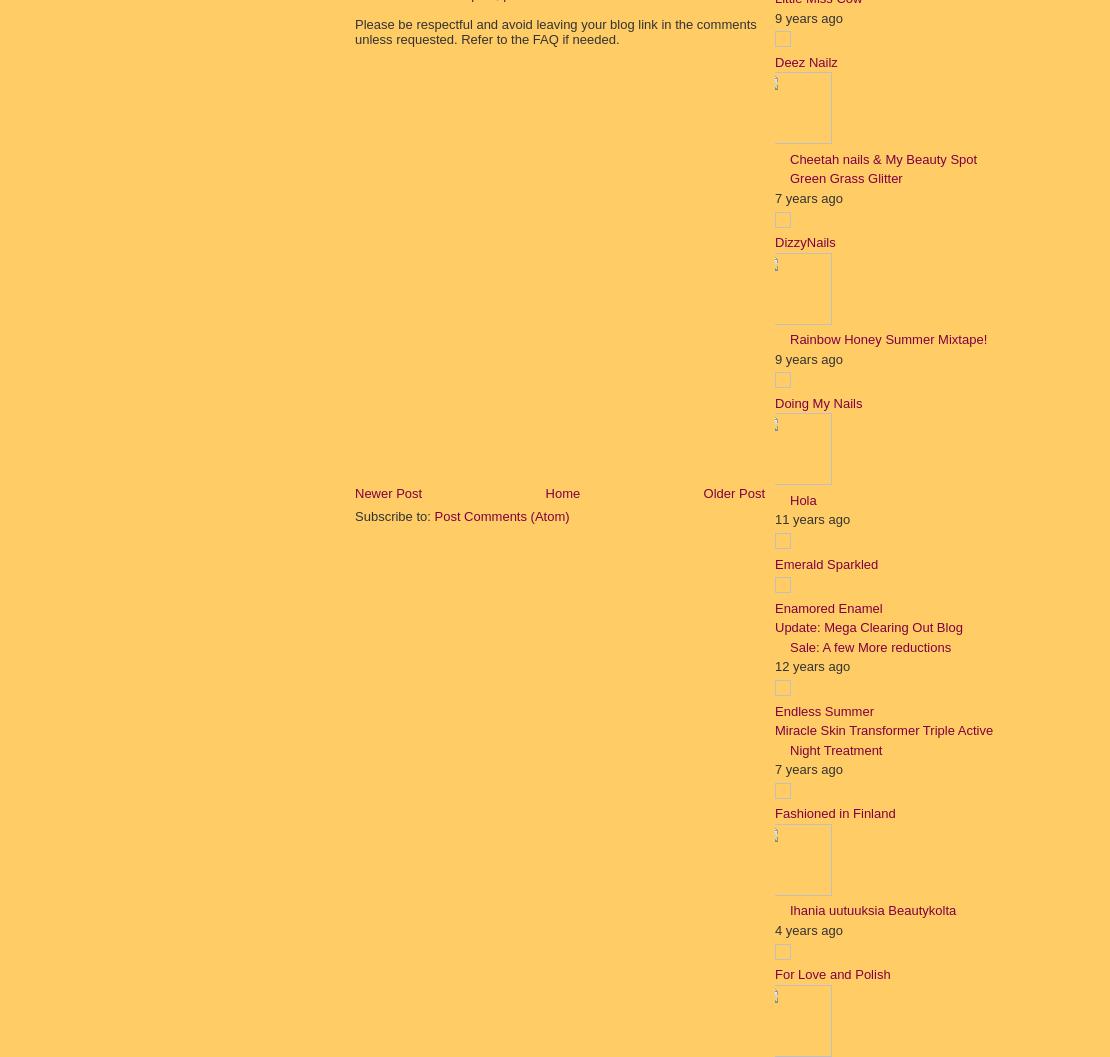  I want to click on 'Rainbow Honey Summer Mixtape!', so click(789, 339).